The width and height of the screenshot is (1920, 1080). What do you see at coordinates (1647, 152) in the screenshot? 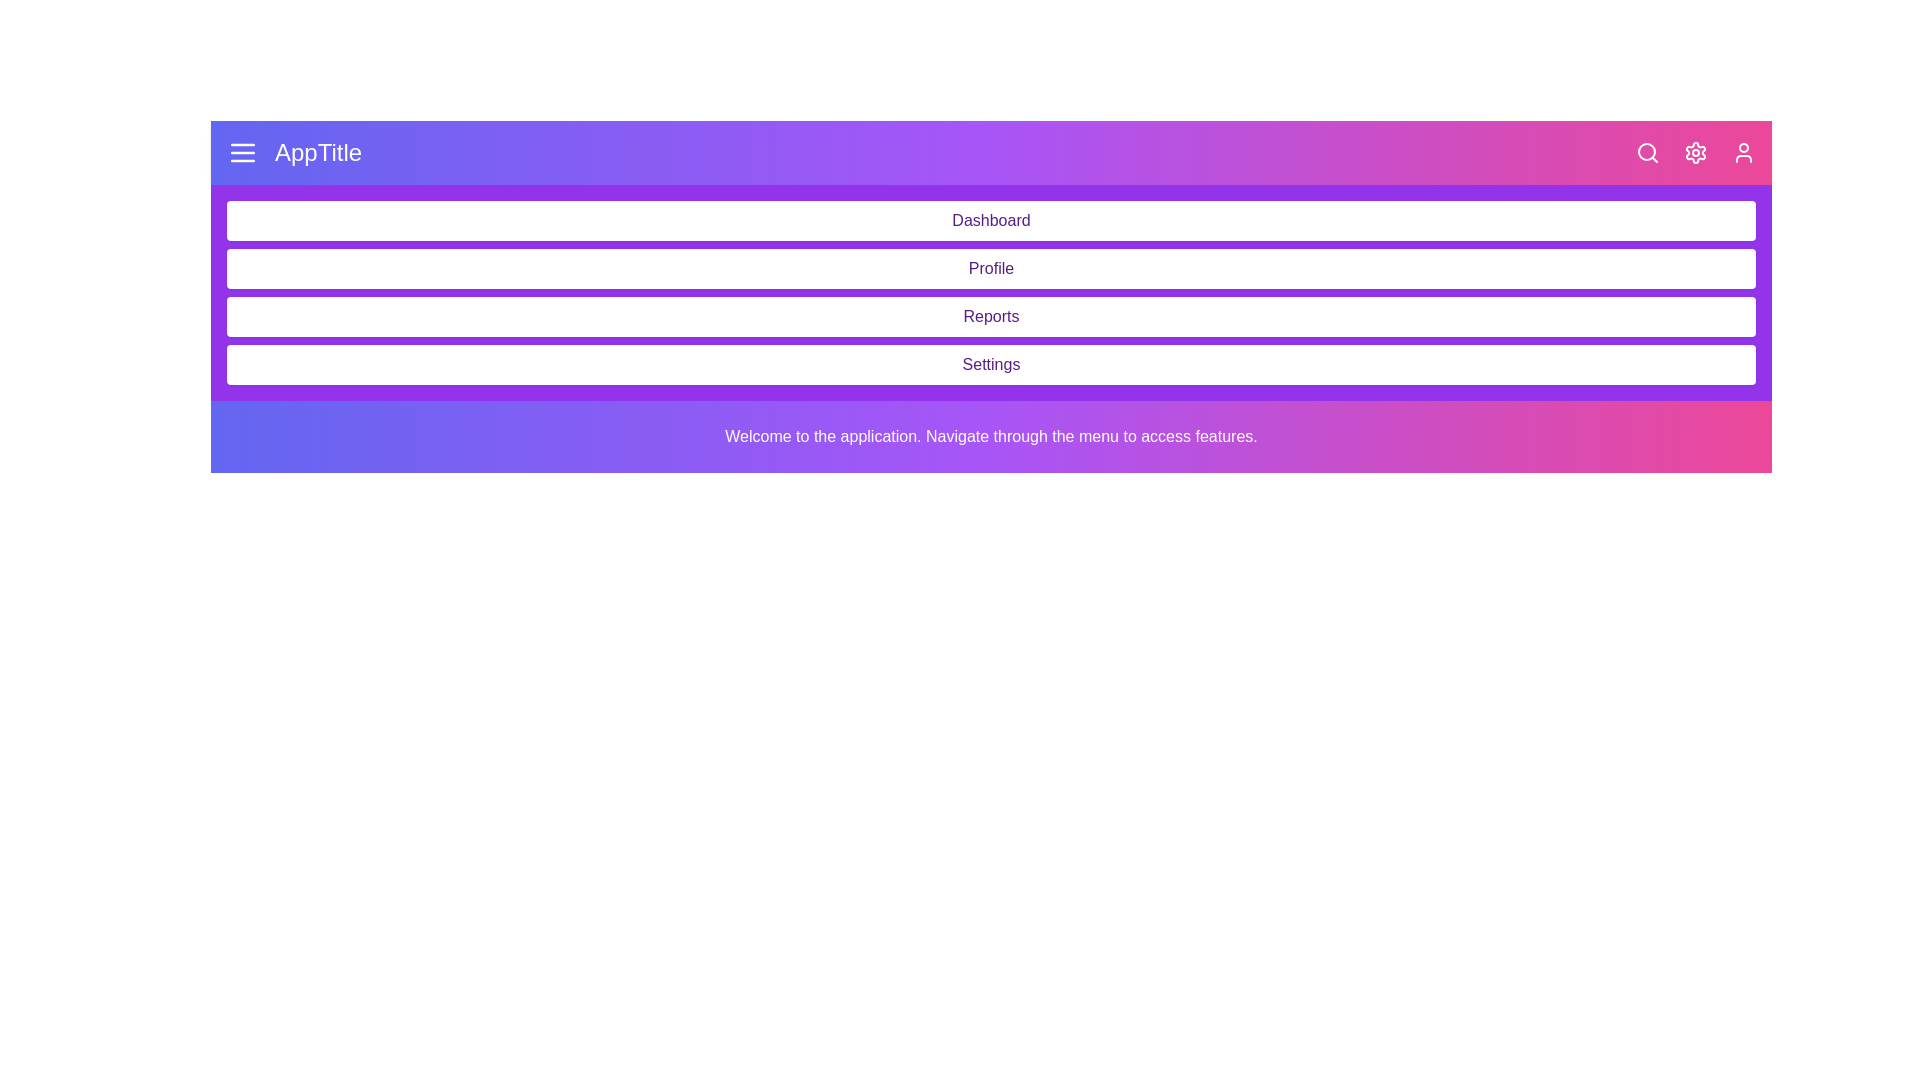
I see `the search icon to initiate a search action` at bounding box center [1647, 152].